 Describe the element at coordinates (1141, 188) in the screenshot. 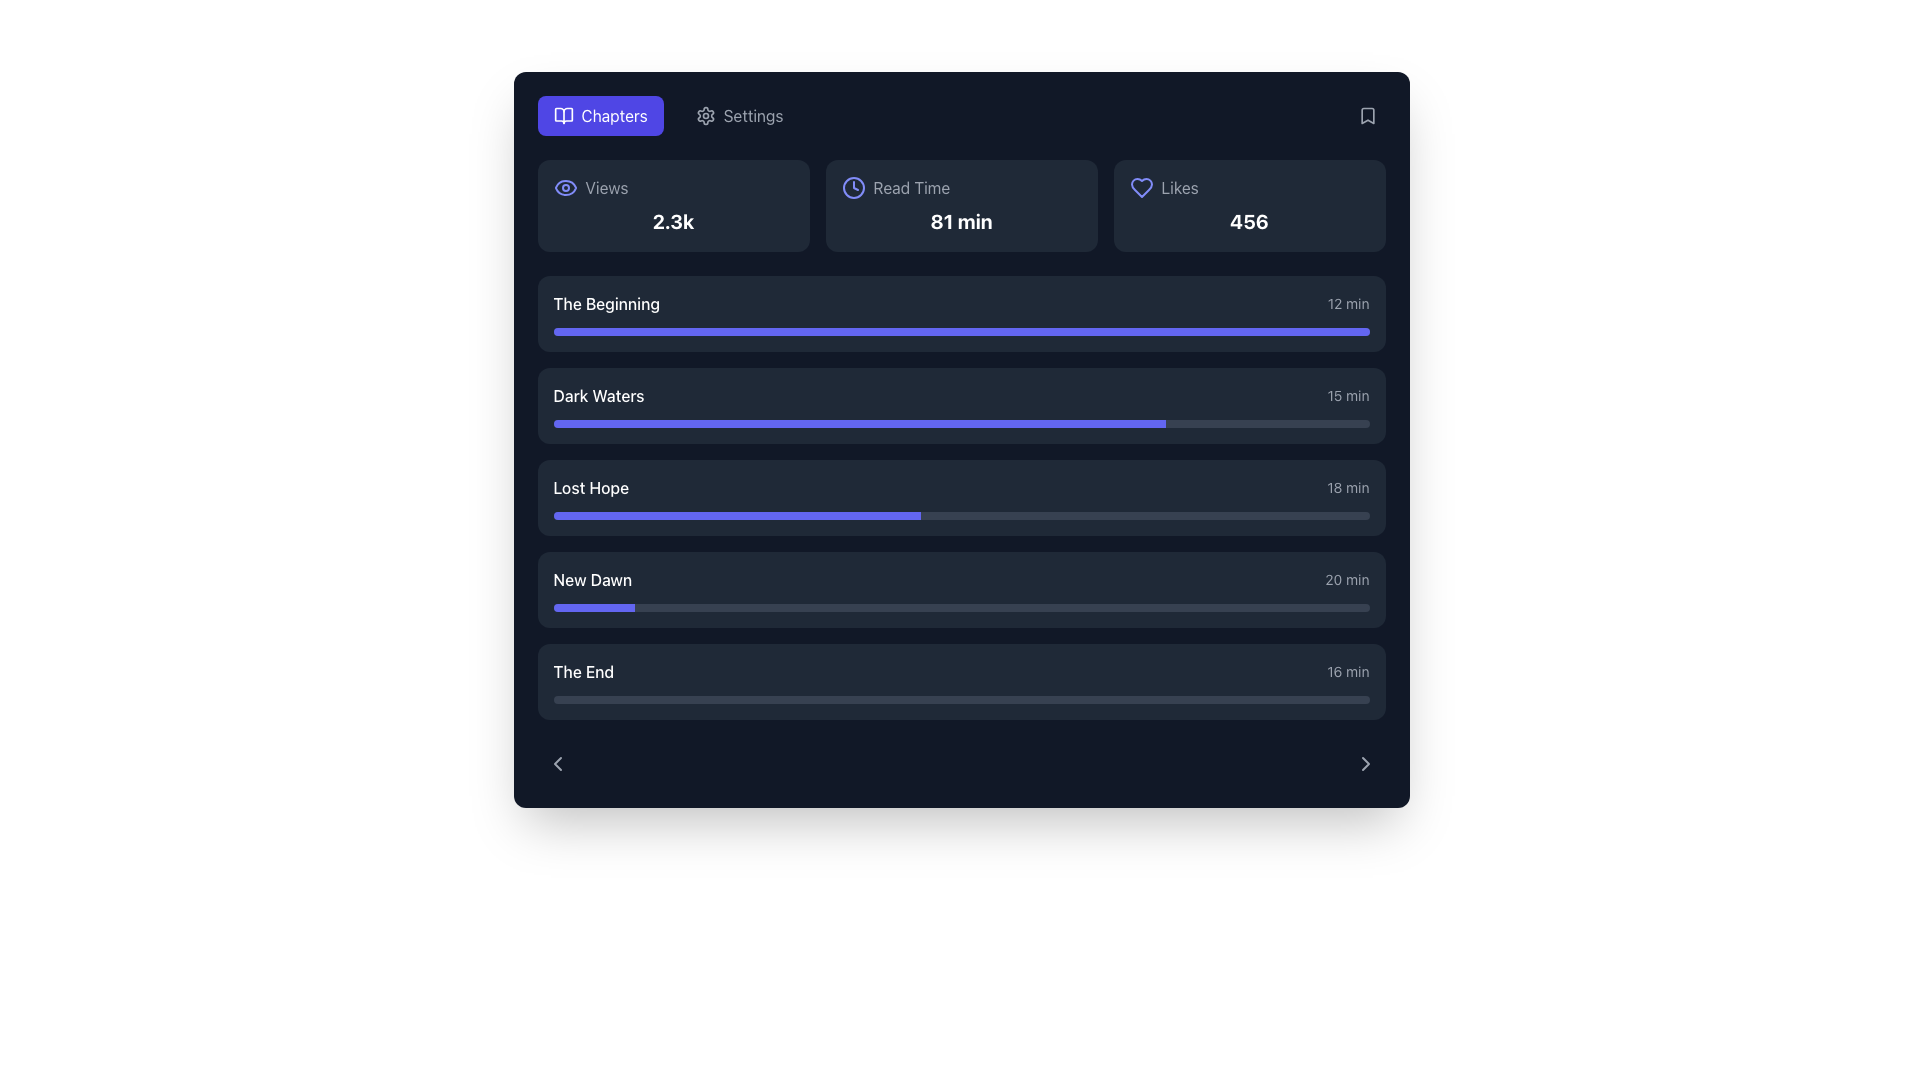

I see `the 'Likes' icon located in the top row of the dashboard interface, next to the text marked 'Likes' and the numerical value '456'` at that location.